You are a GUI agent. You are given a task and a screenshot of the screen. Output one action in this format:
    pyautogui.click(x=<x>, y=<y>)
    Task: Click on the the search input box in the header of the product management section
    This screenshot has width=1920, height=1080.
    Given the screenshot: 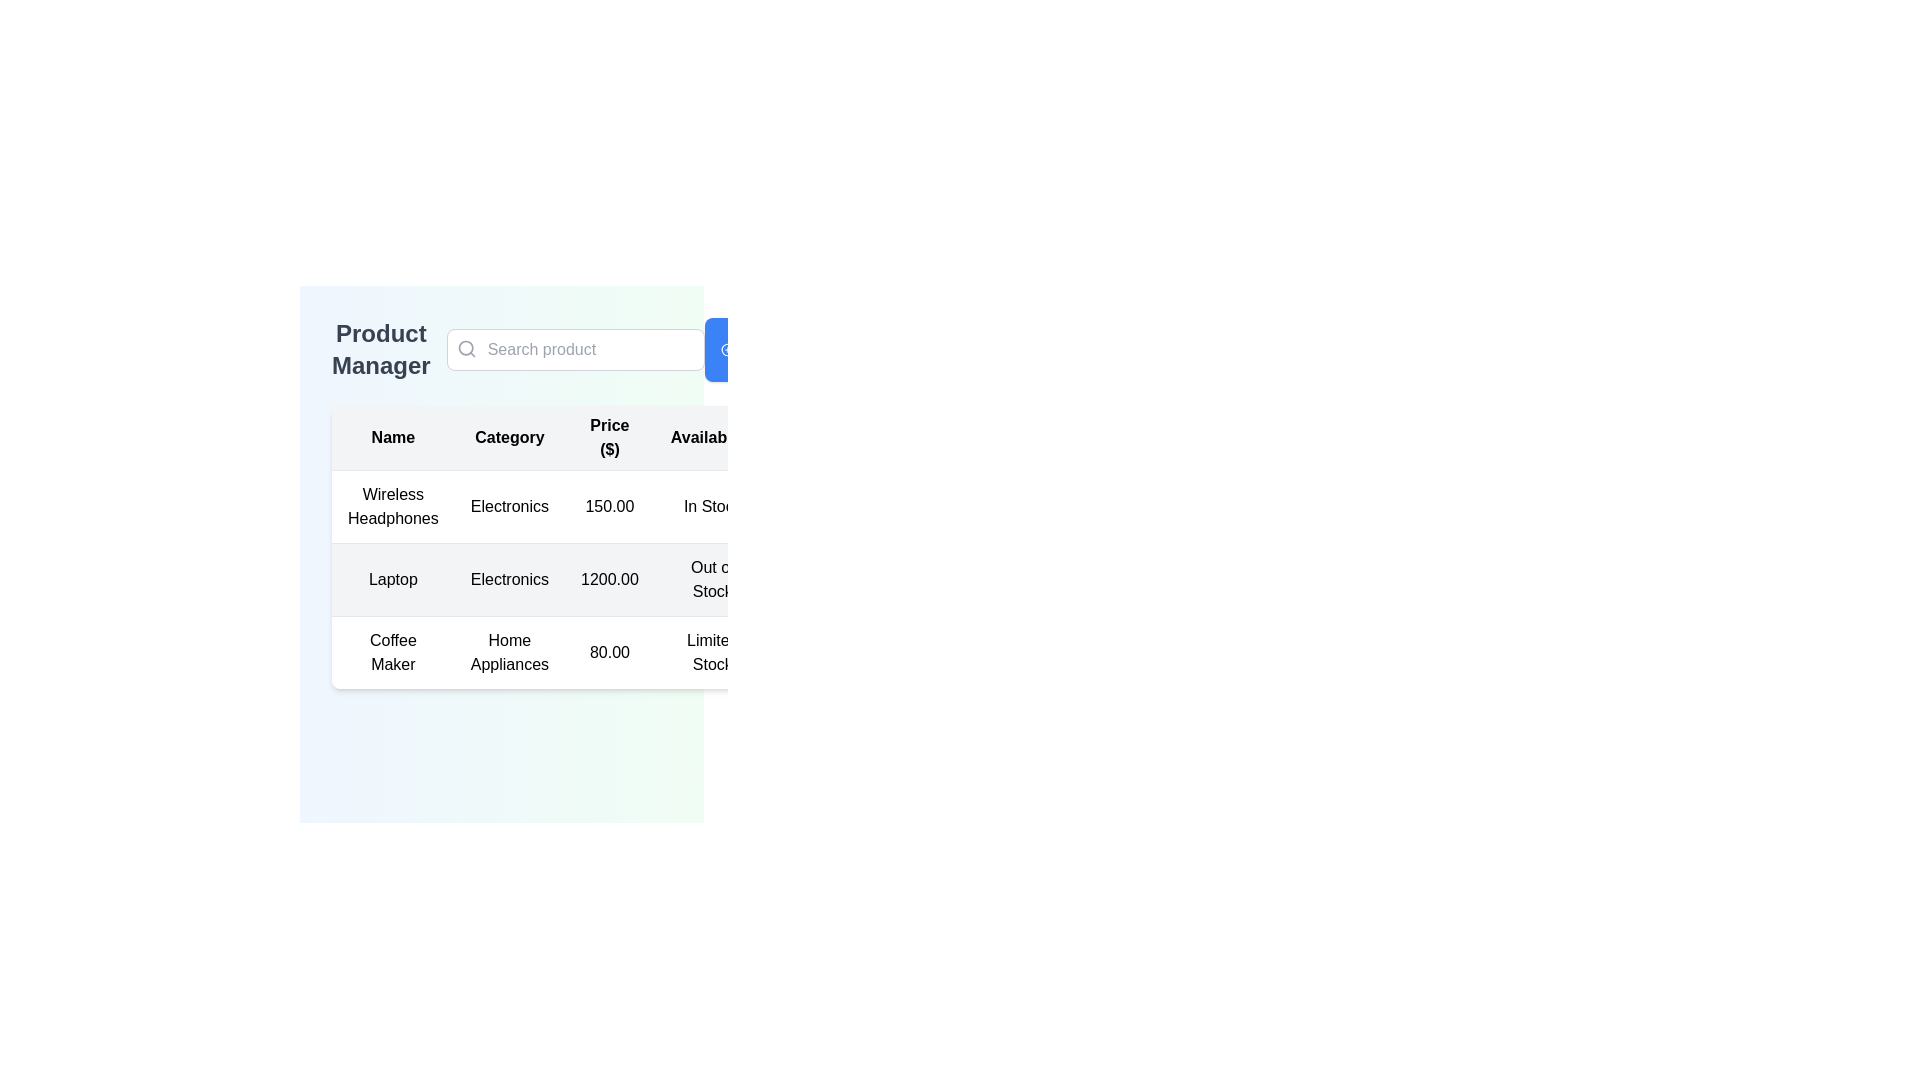 What is the action you would take?
    pyautogui.click(x=502, y=349)
    